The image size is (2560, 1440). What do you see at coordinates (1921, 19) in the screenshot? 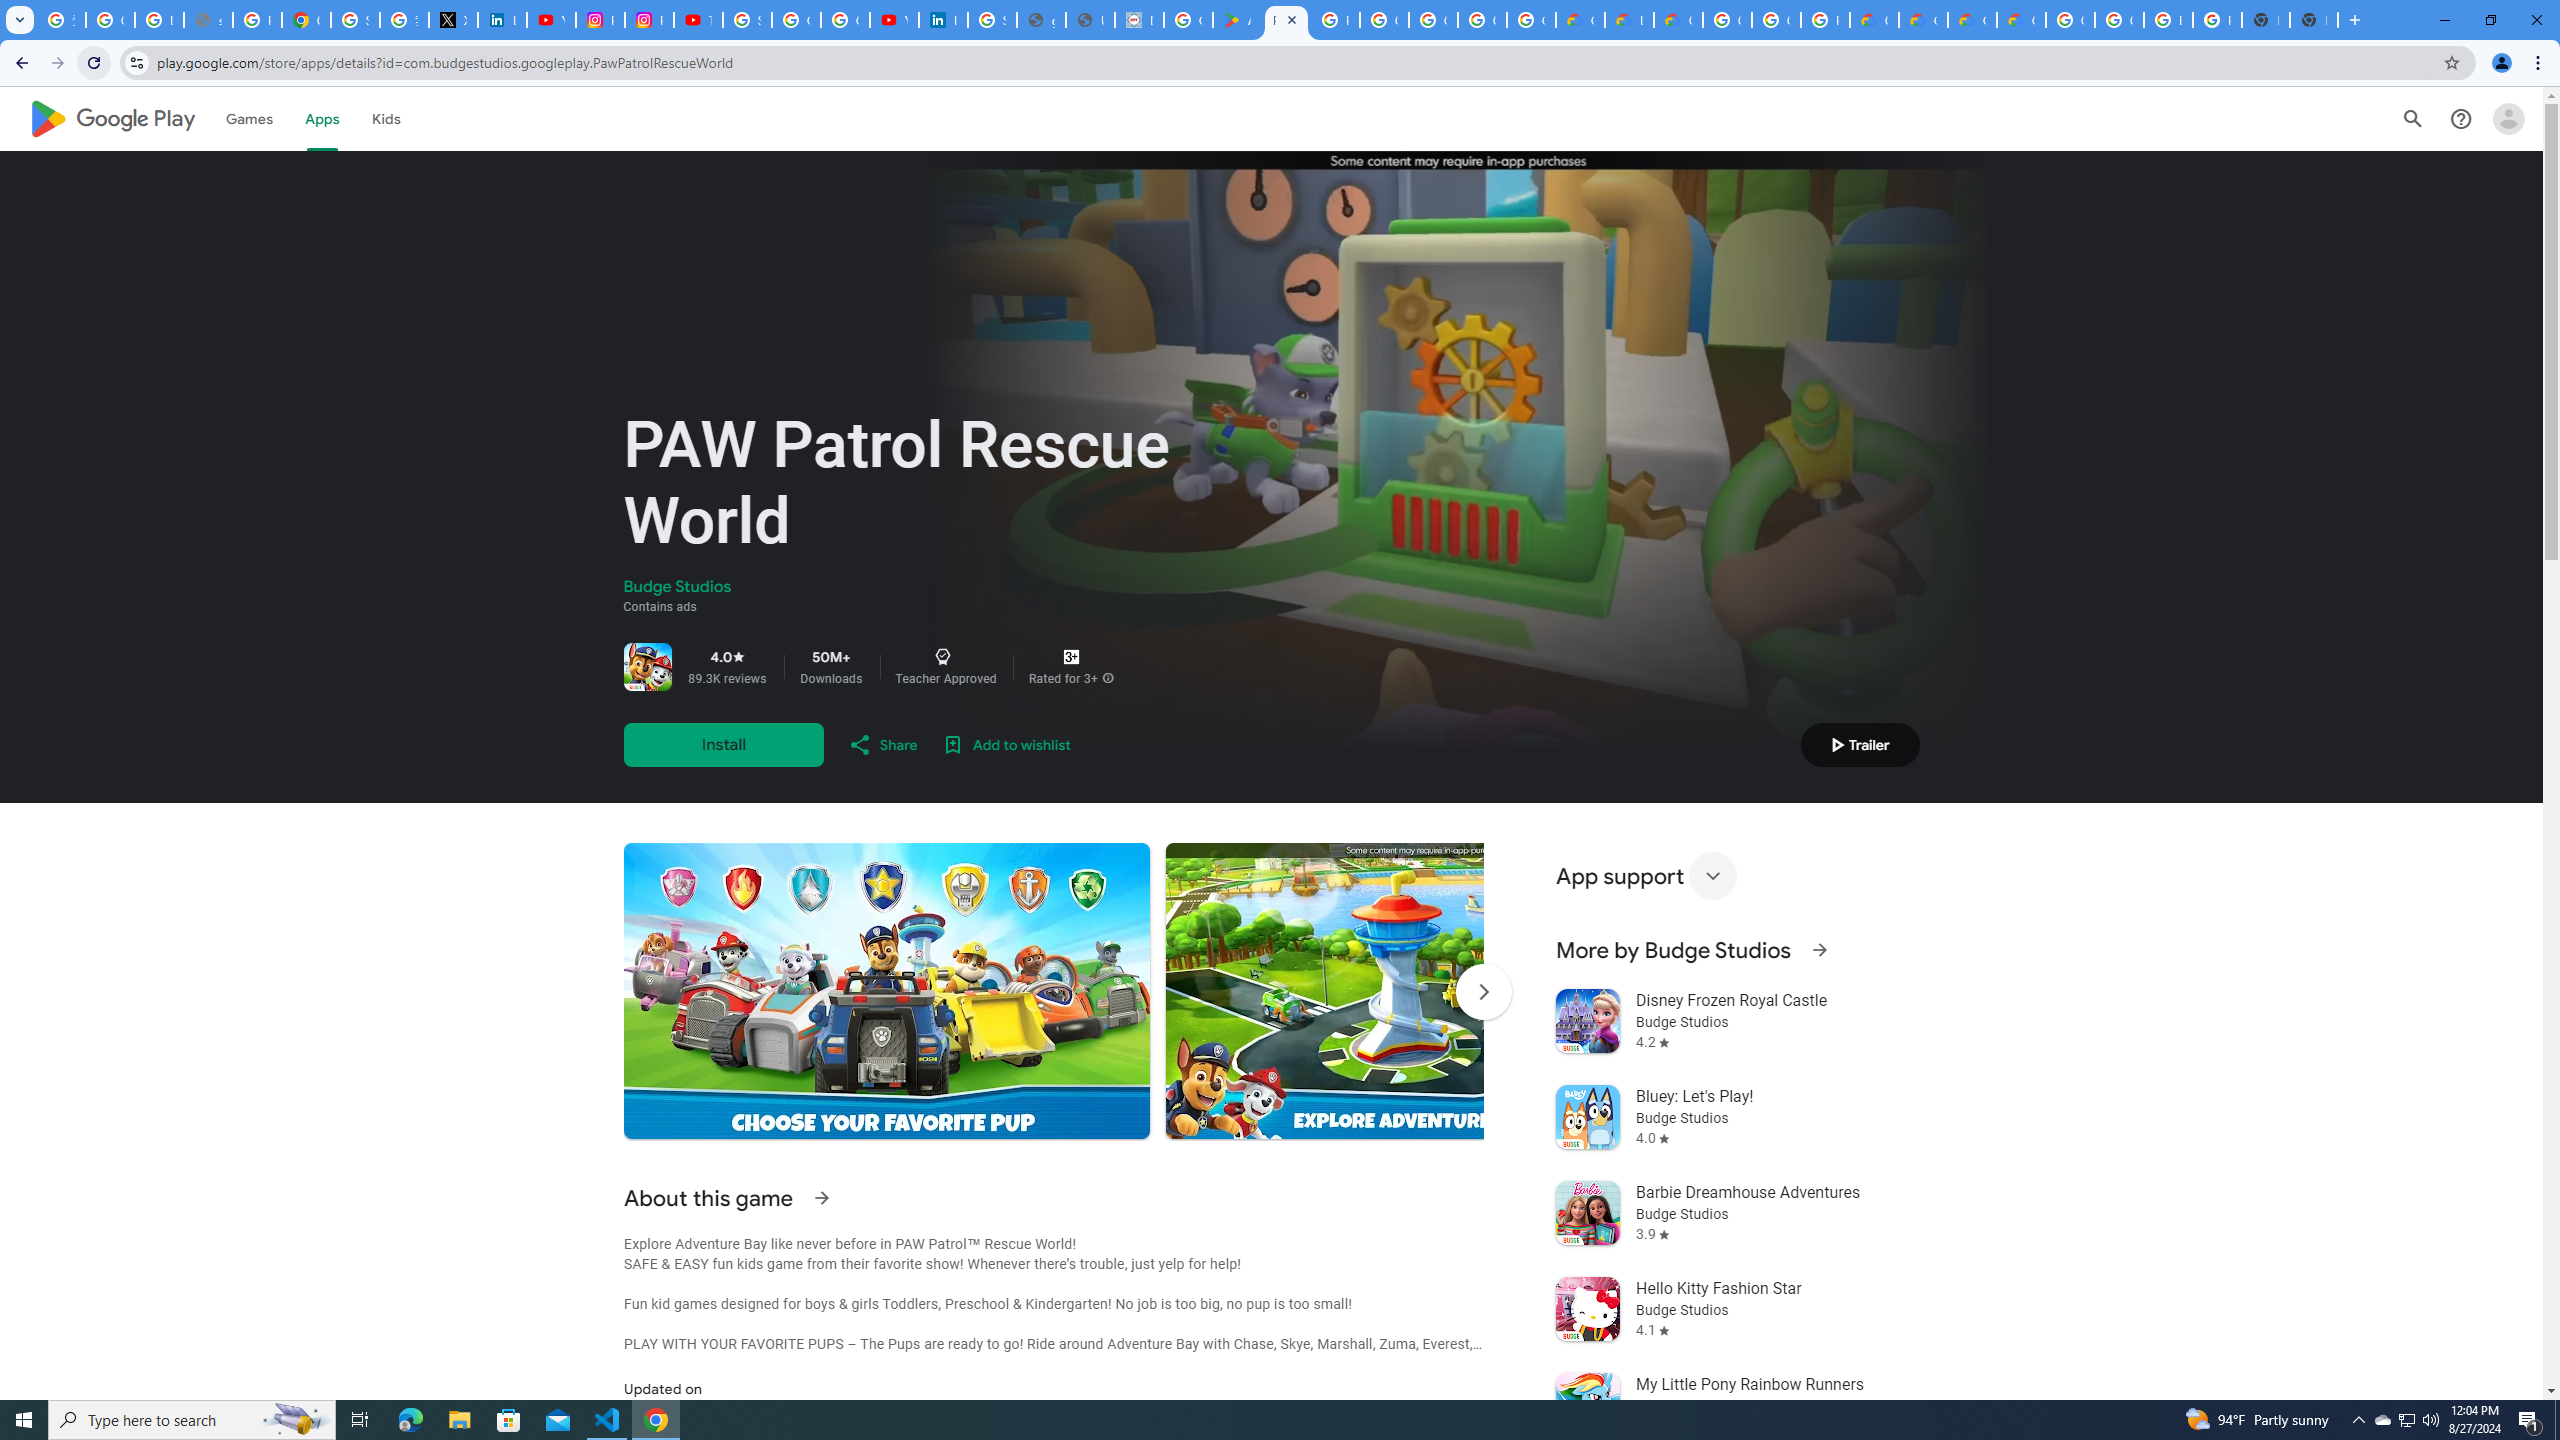
I see `'Google Cloud Pricing Calculator'` at bounding box center [1921, 19].